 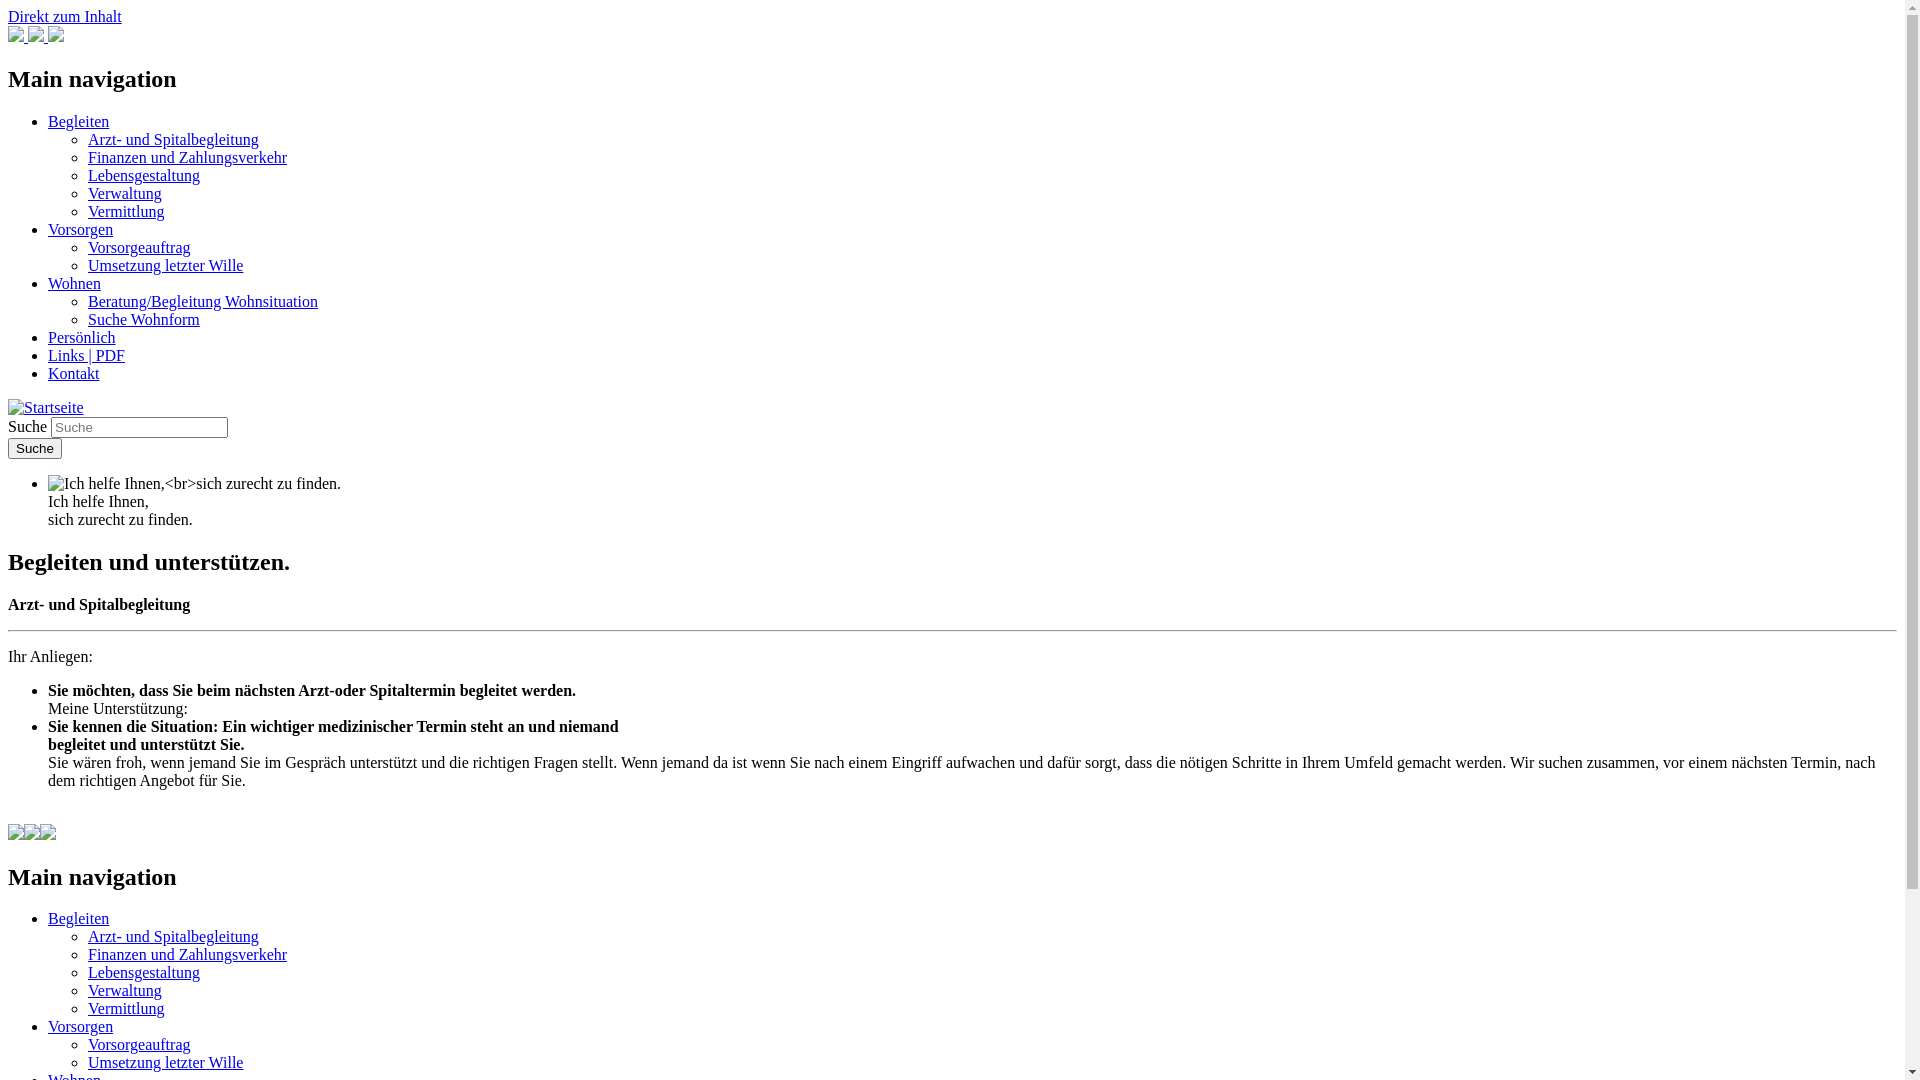 What do you see at coordinates (143, 971) in the screenshot?
I see `'Lebensgestaltung'` at bounding box center [143, 971].